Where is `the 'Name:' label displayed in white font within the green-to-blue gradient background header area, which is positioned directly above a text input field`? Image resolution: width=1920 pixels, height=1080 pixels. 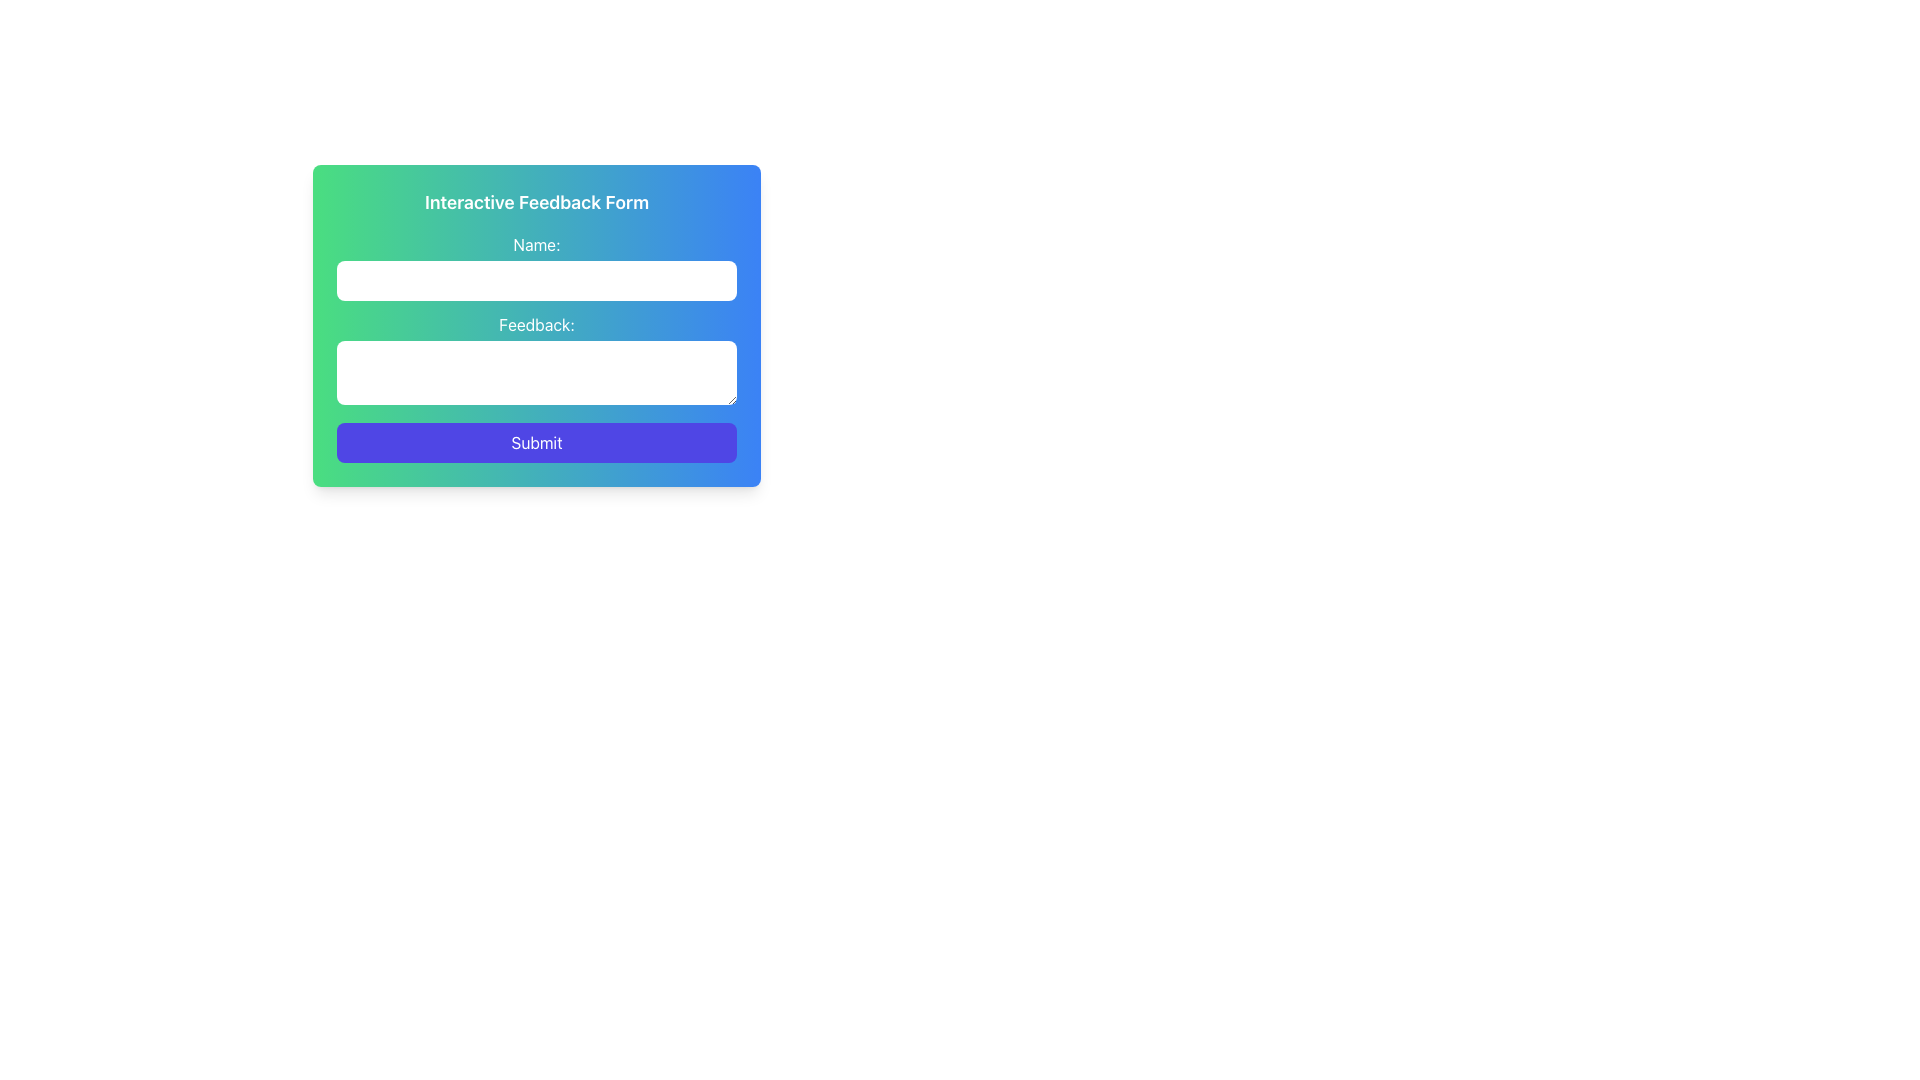 the 'Name:' label displayed in white font within the green-to-blue gradient background header area, which is positioned directly above a text input field is located at coordinates (537, 244).